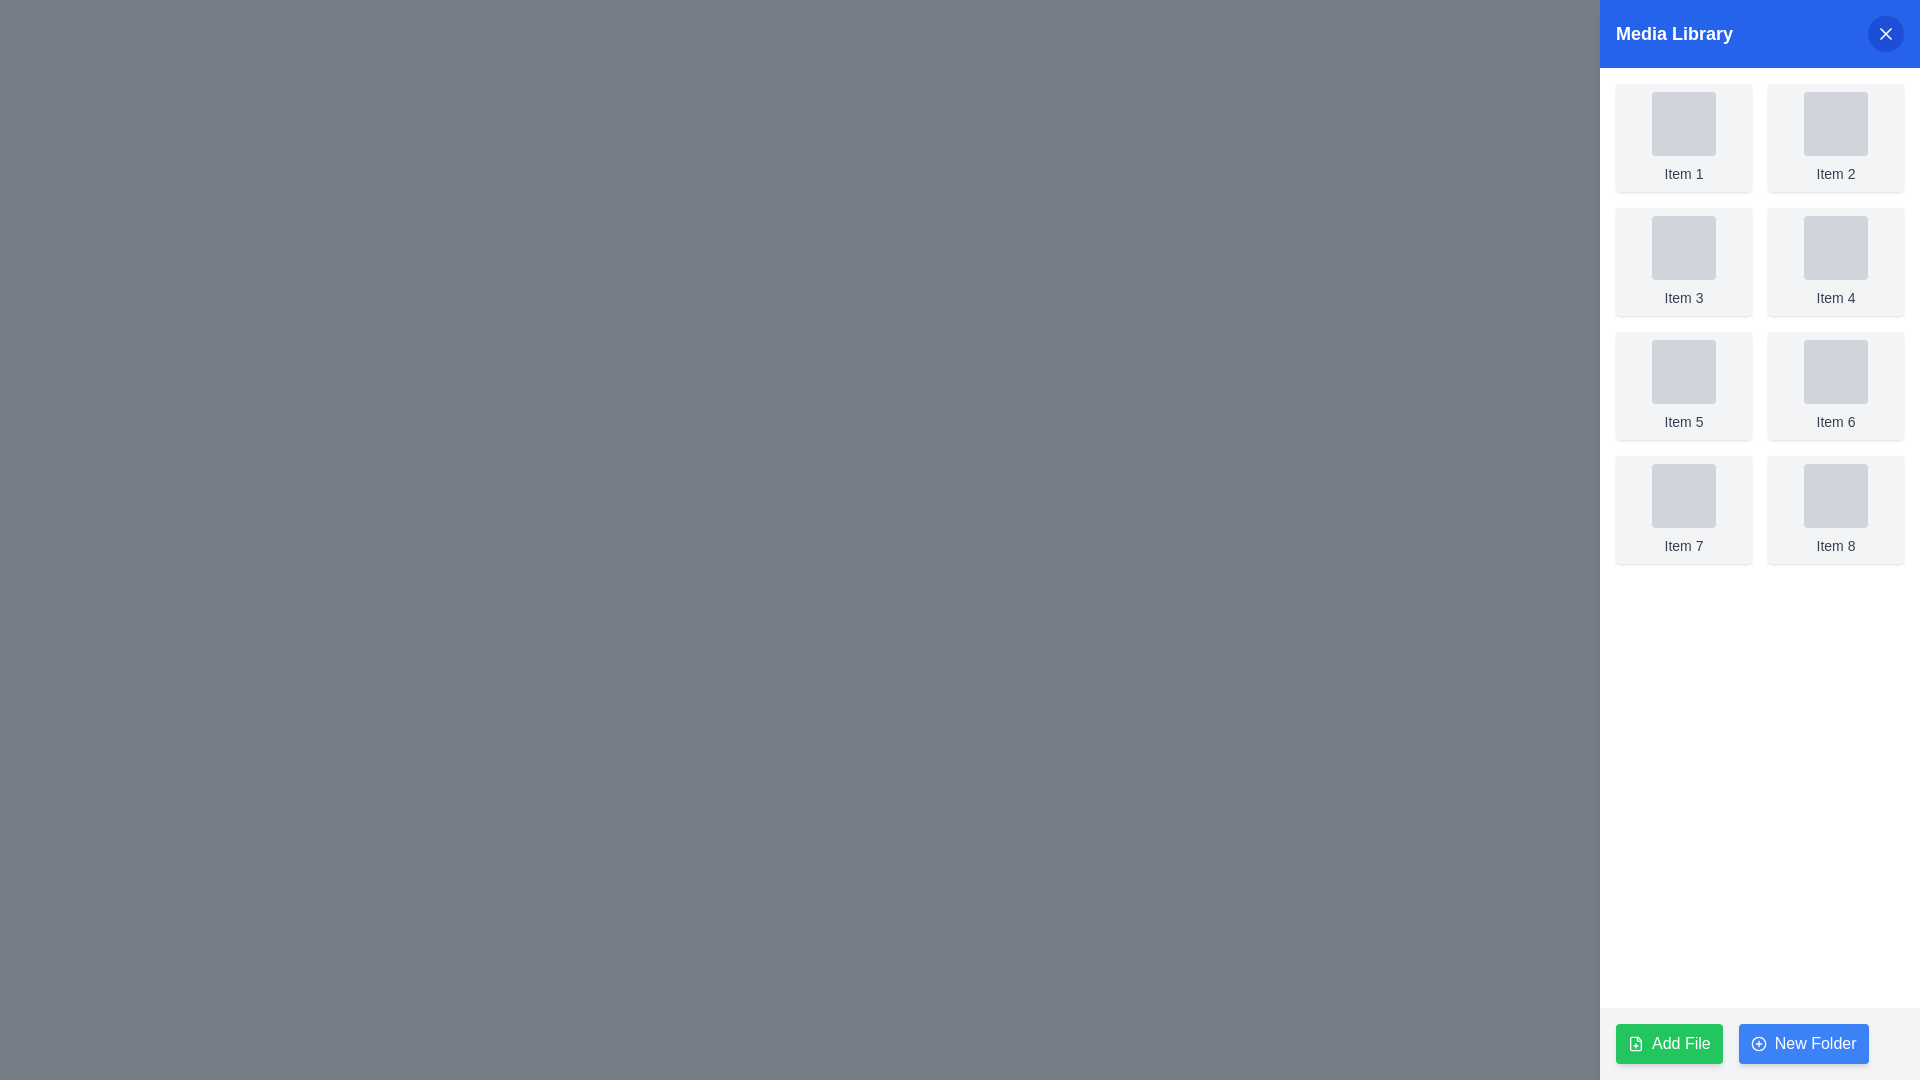 The width and height of the screenshot is (1920, 1080). I want to click on the close button in the title bar of the 'Media Library' sidebar, so click(1885, 26).